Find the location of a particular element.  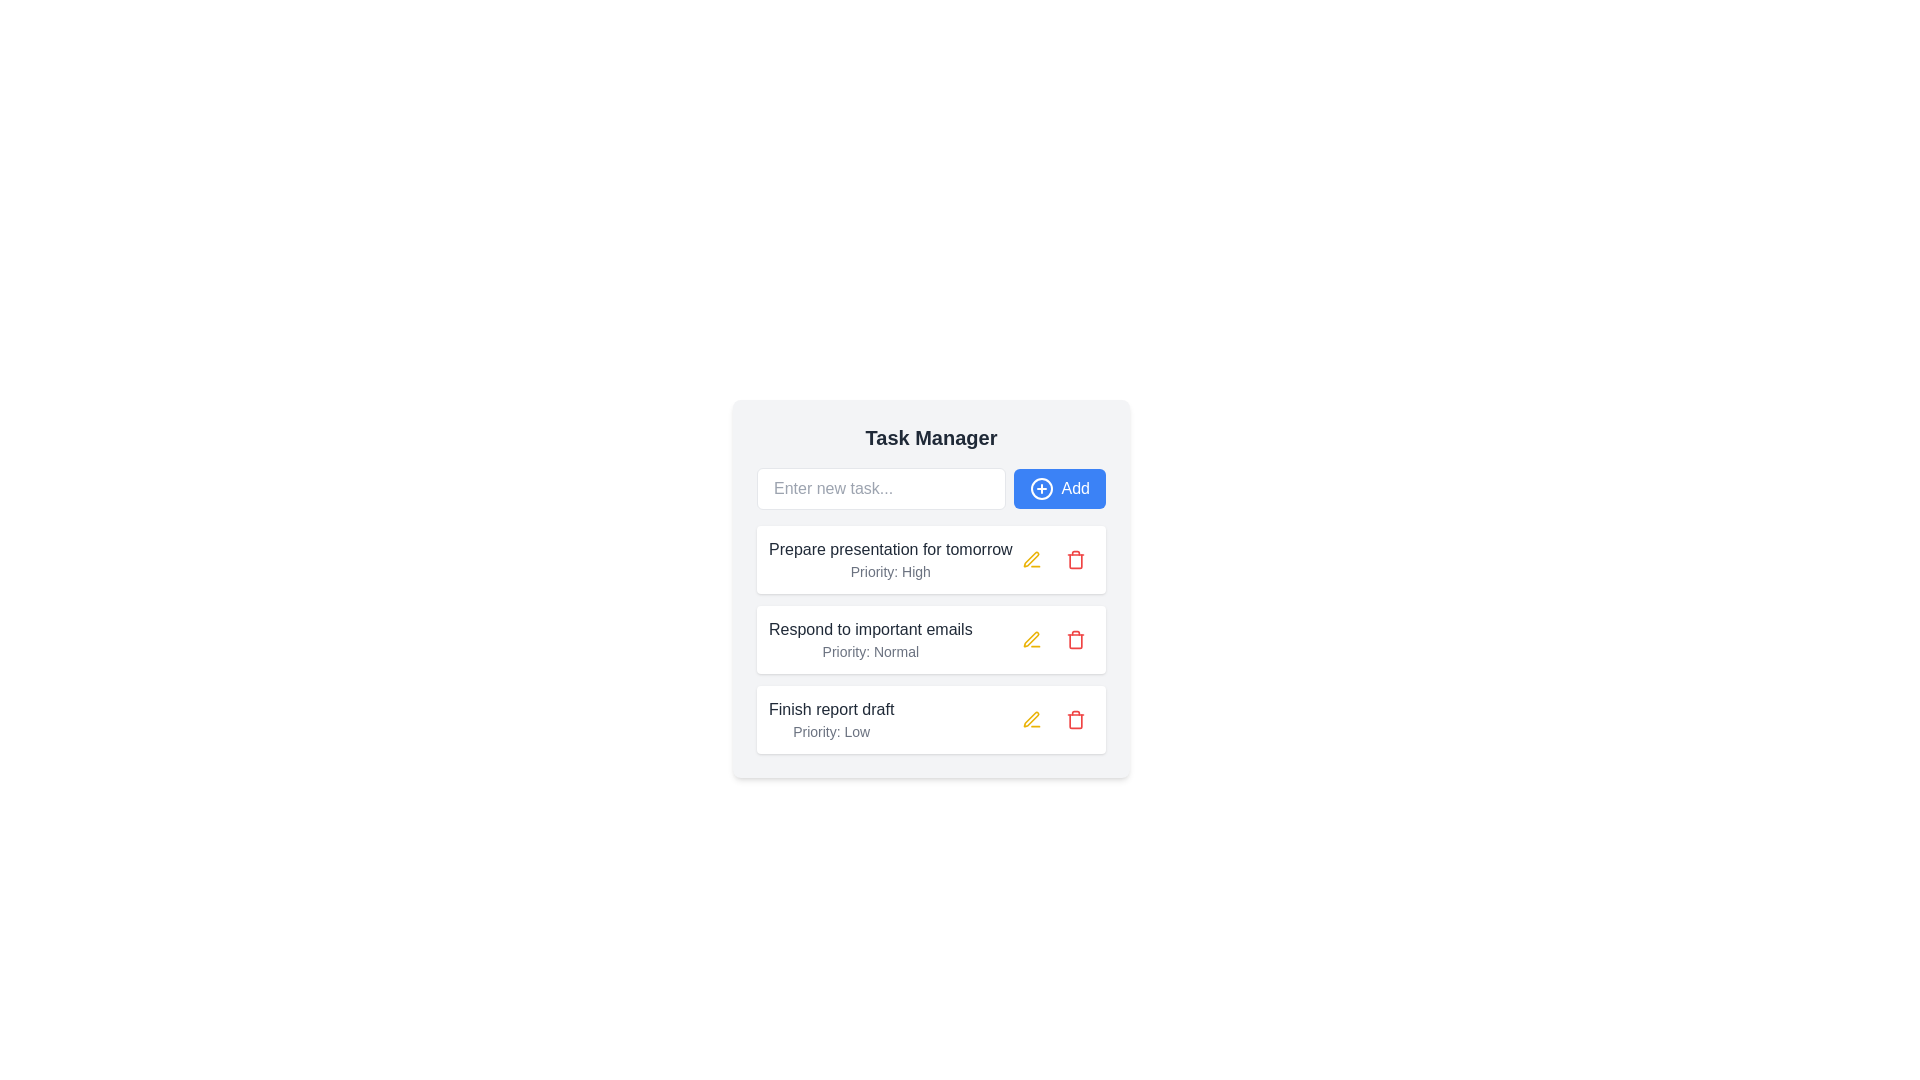

the 'High' priority text label beneath the task item 'Prepare presentation for tomorrow' to provide context about the task's importance is located at coordinates (889, 571).